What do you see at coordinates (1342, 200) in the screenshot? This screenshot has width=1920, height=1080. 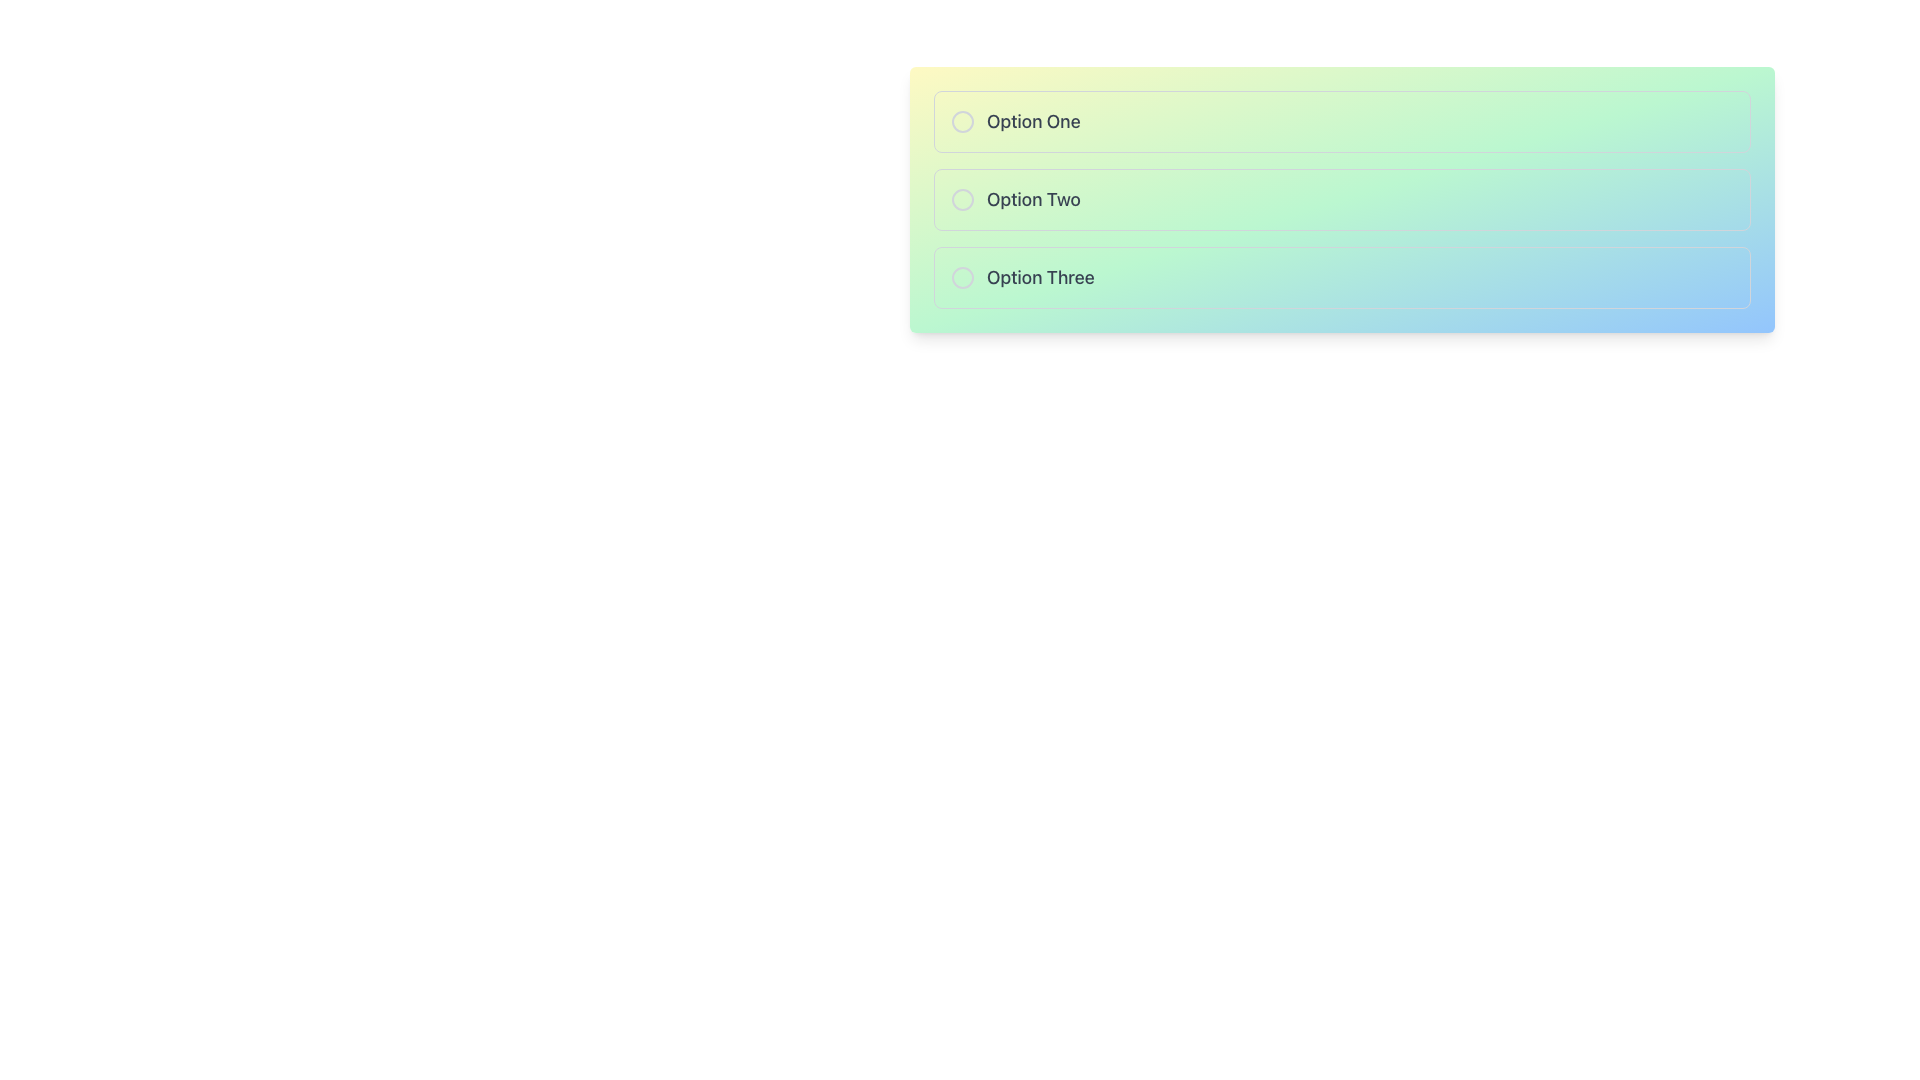 I see `the selectable option with a radio button labeled 'Option Two' to apply hover effects` at bounding box center [1342, 200].